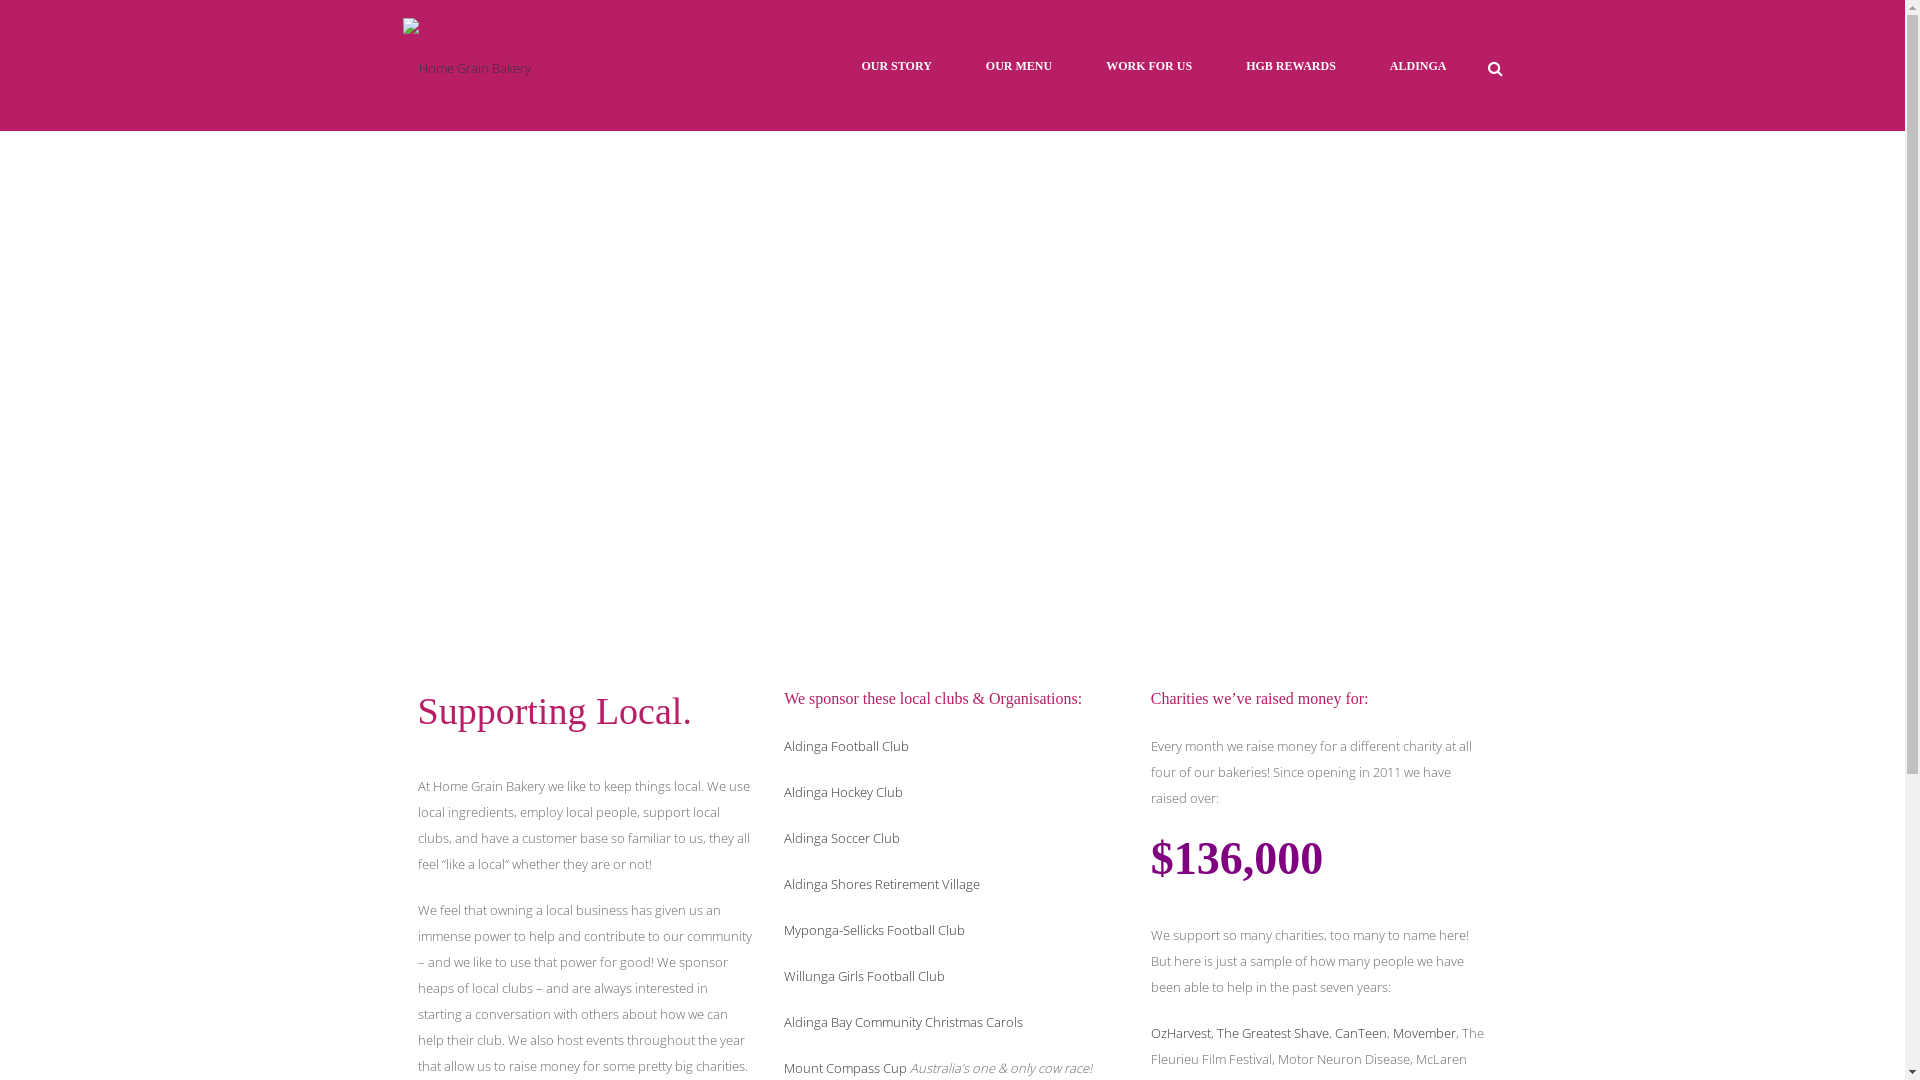 This screenshot has height=1080, width=1920. Describe the element at coordinates (841, 837) in the screenshot. I see `'Aldinga Soccer Club'` at that location.